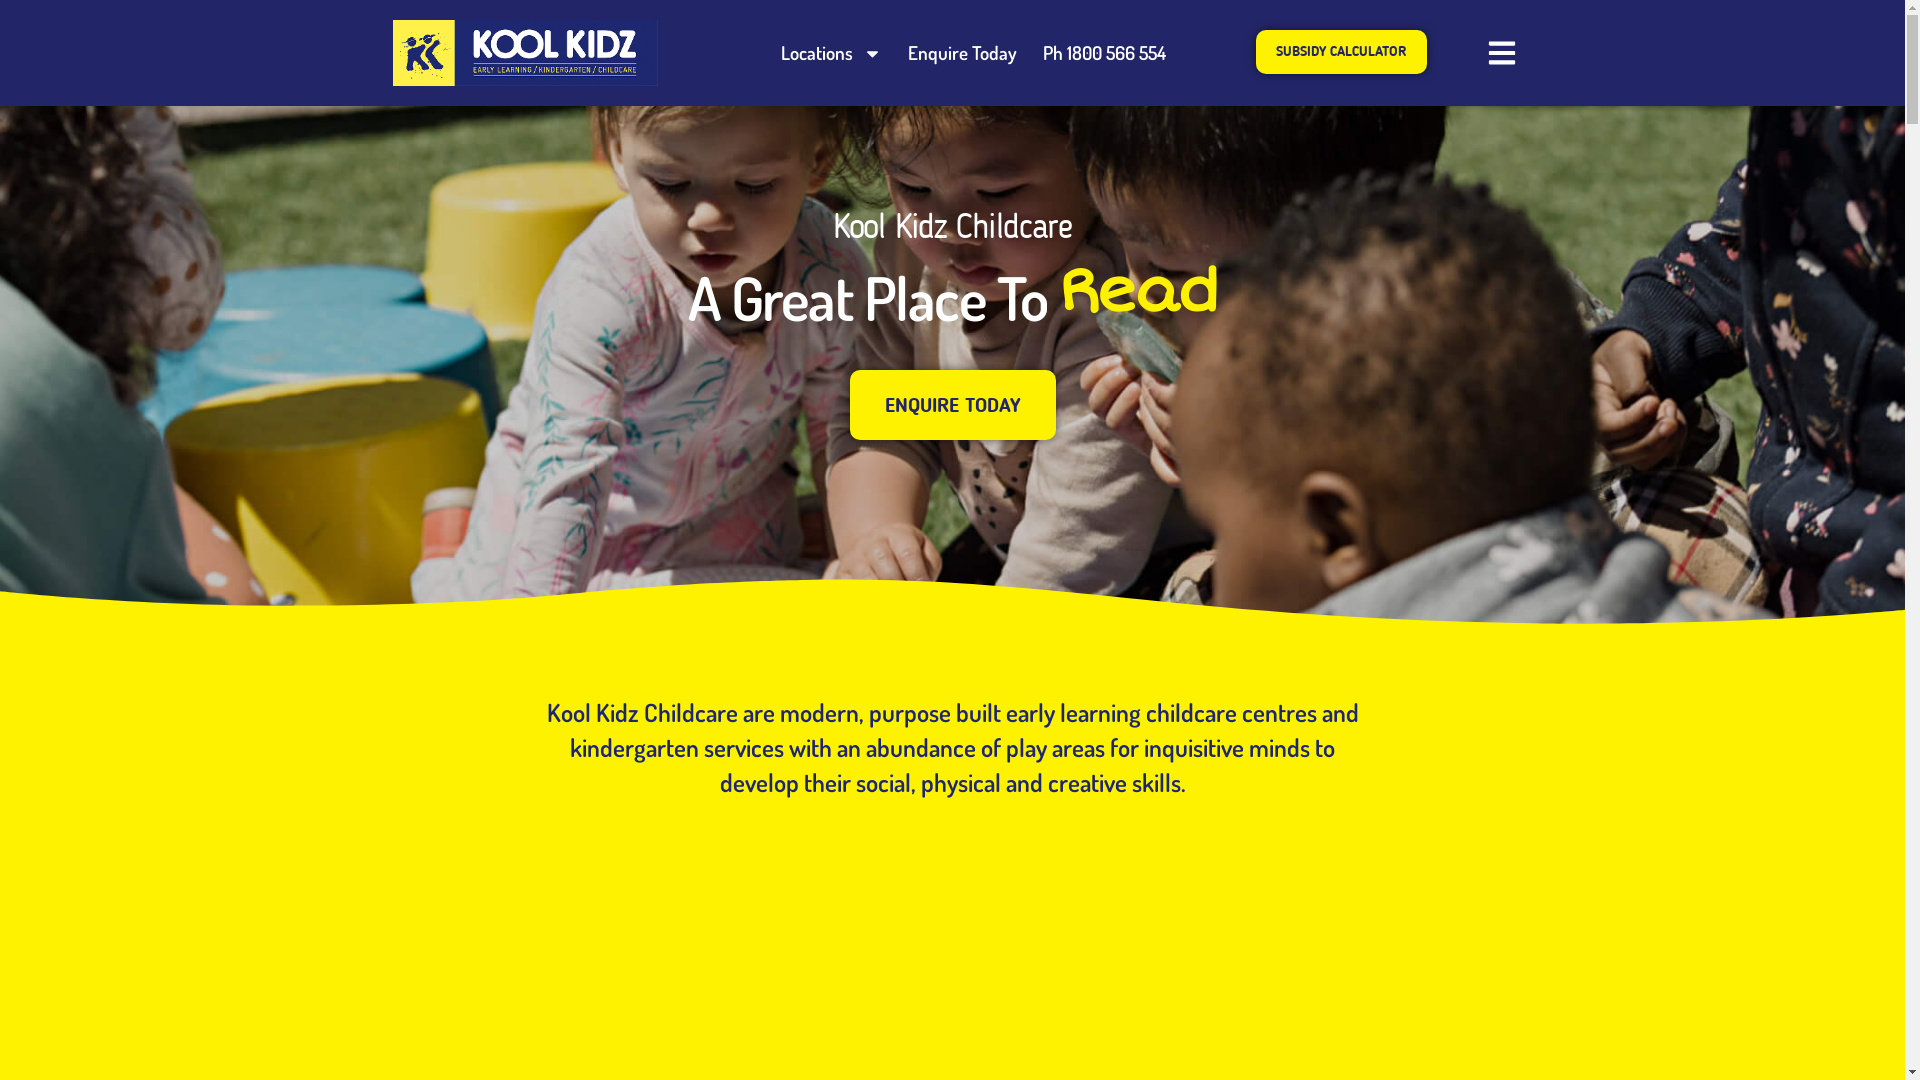 The image size is (1920, 1080). What do you see at coordinates (1103, 52) in the screenshot?
I see `'Ph 1800 566 554'` at bounding box center [1103, 52].